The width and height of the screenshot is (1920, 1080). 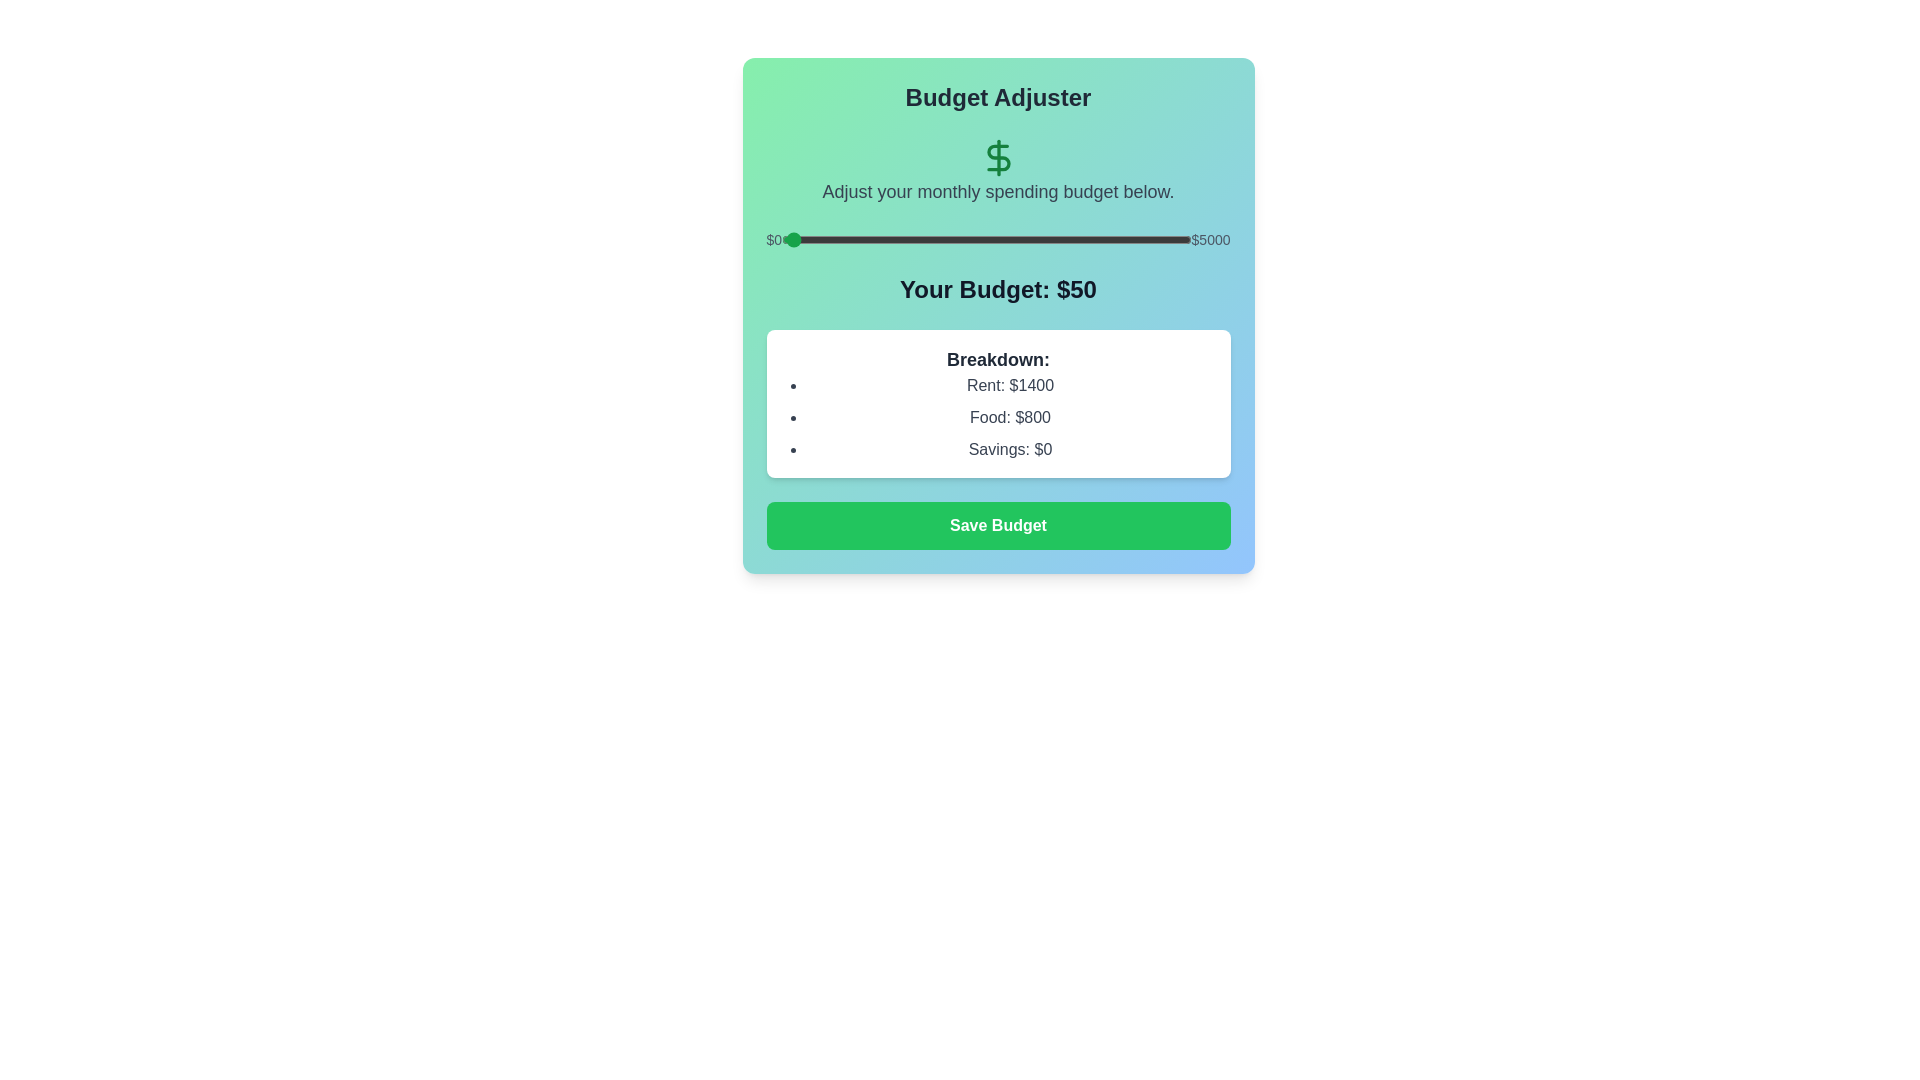 I want to click on the budget to 4813 dollars by adjusting the slider, so click(x=1176, y=238).